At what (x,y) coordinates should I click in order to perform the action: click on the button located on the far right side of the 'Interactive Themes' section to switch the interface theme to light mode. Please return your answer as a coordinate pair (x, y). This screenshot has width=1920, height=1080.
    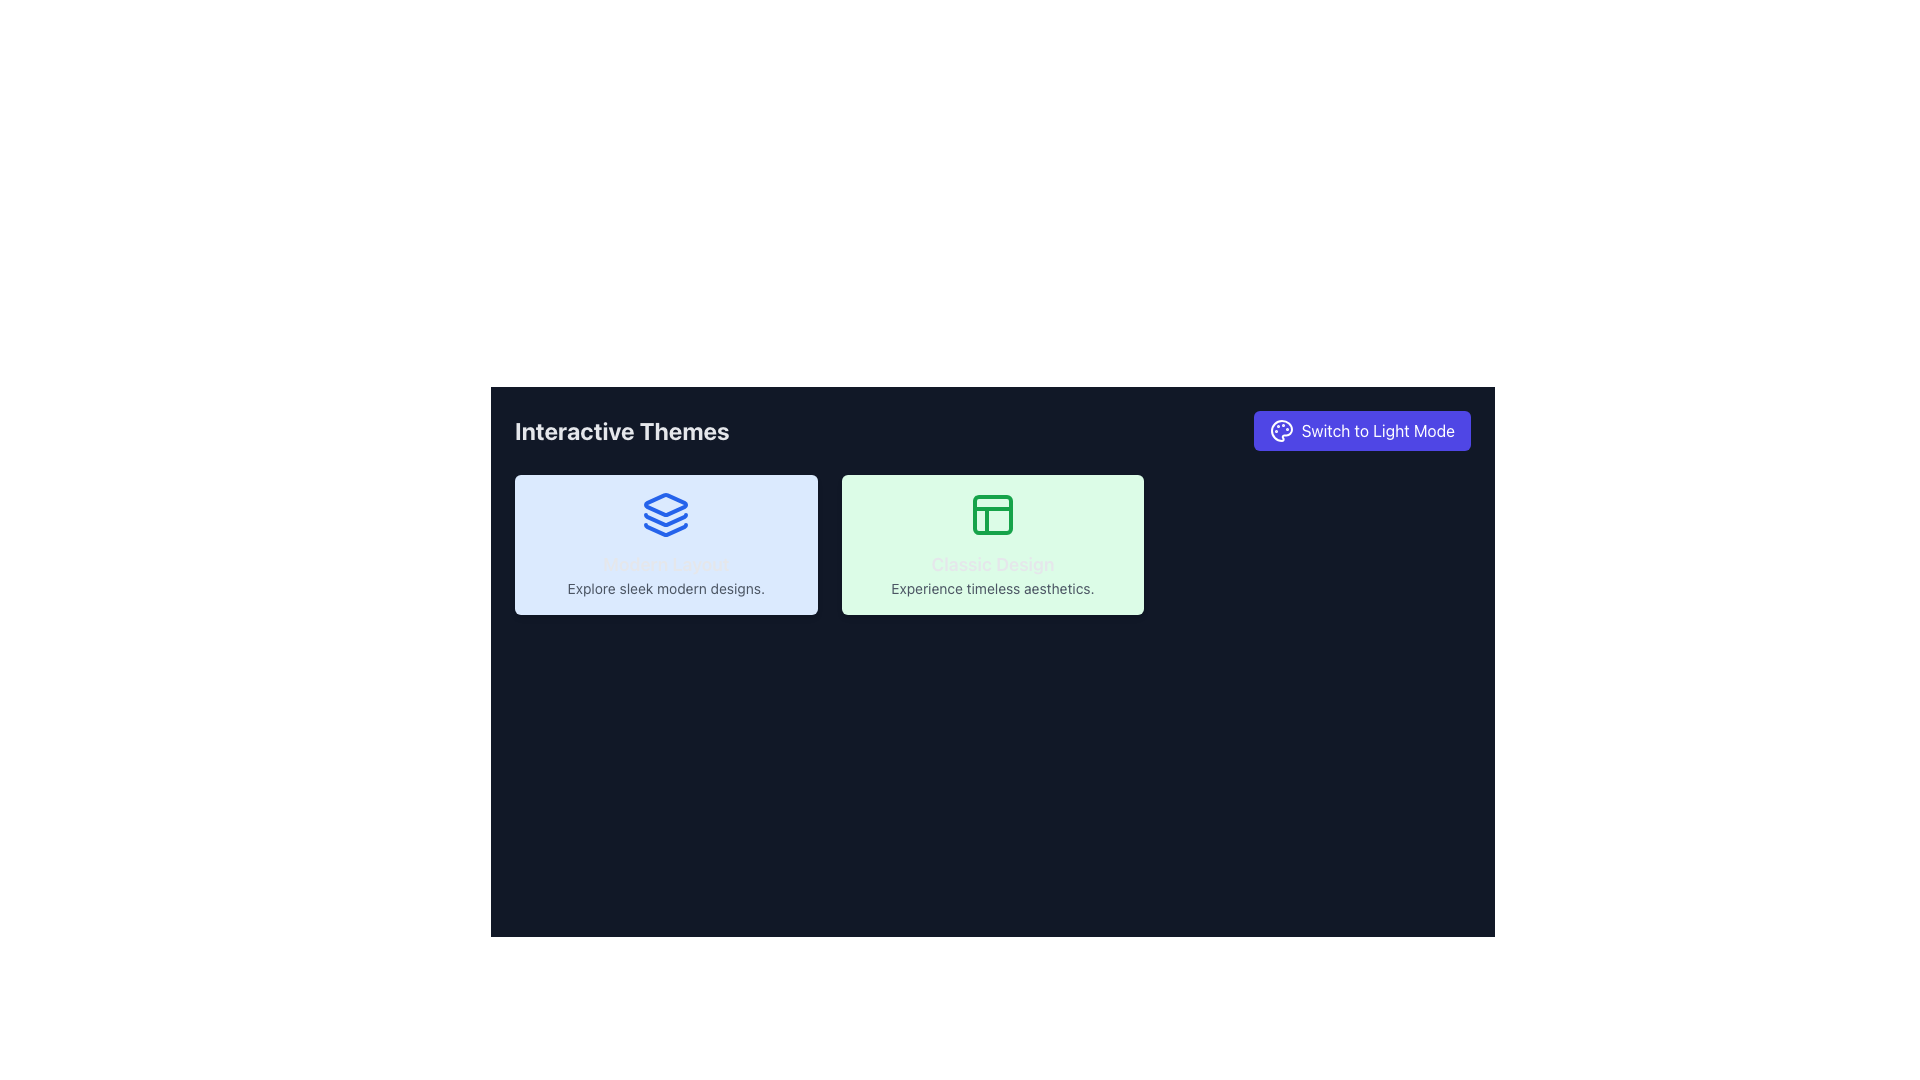
    Looking at the image, I should click on (1361, 430).